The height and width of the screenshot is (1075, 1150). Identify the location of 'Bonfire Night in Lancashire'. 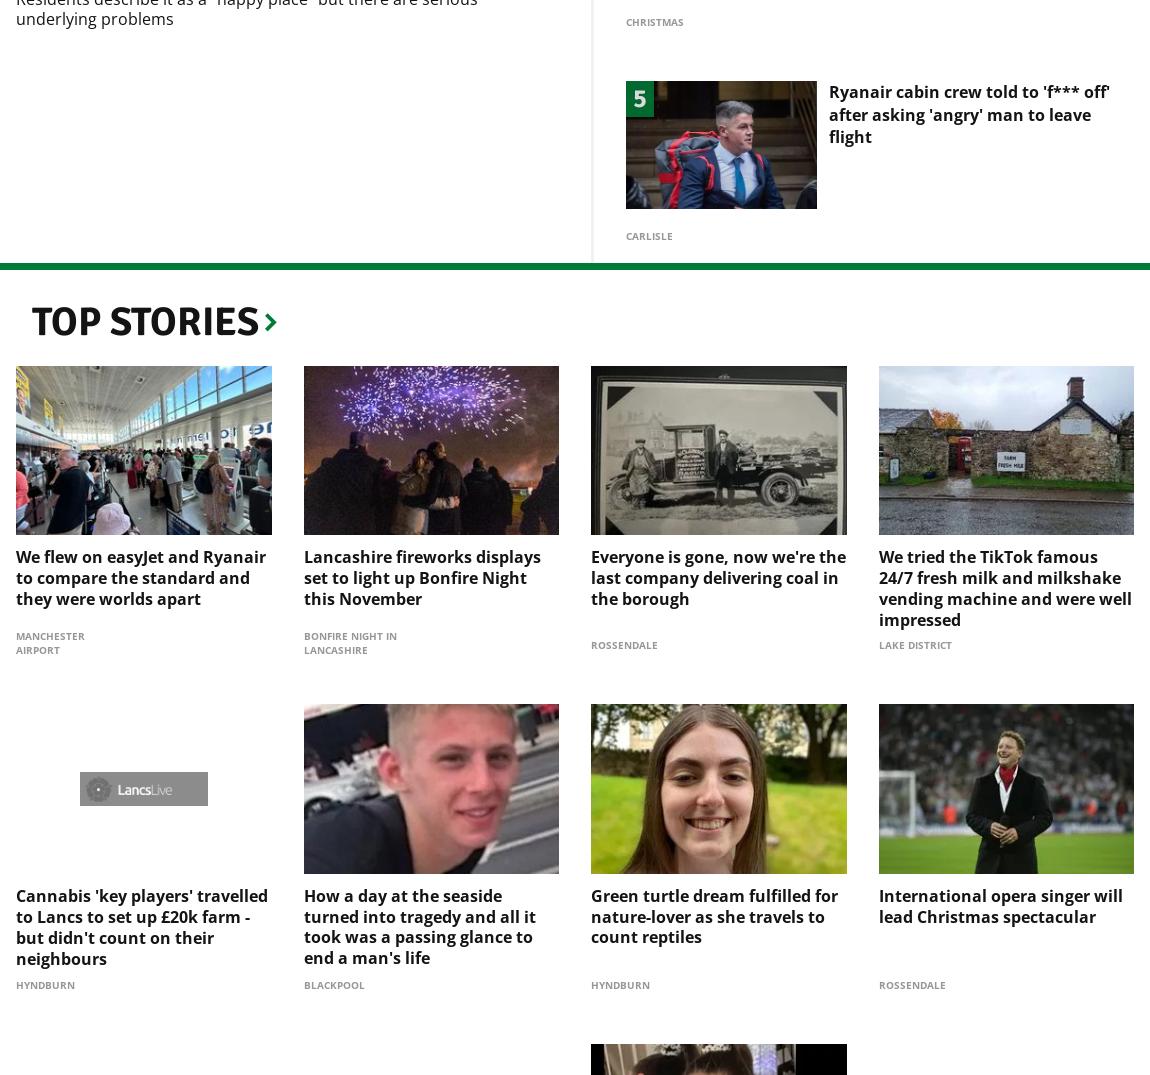
(349, 608).